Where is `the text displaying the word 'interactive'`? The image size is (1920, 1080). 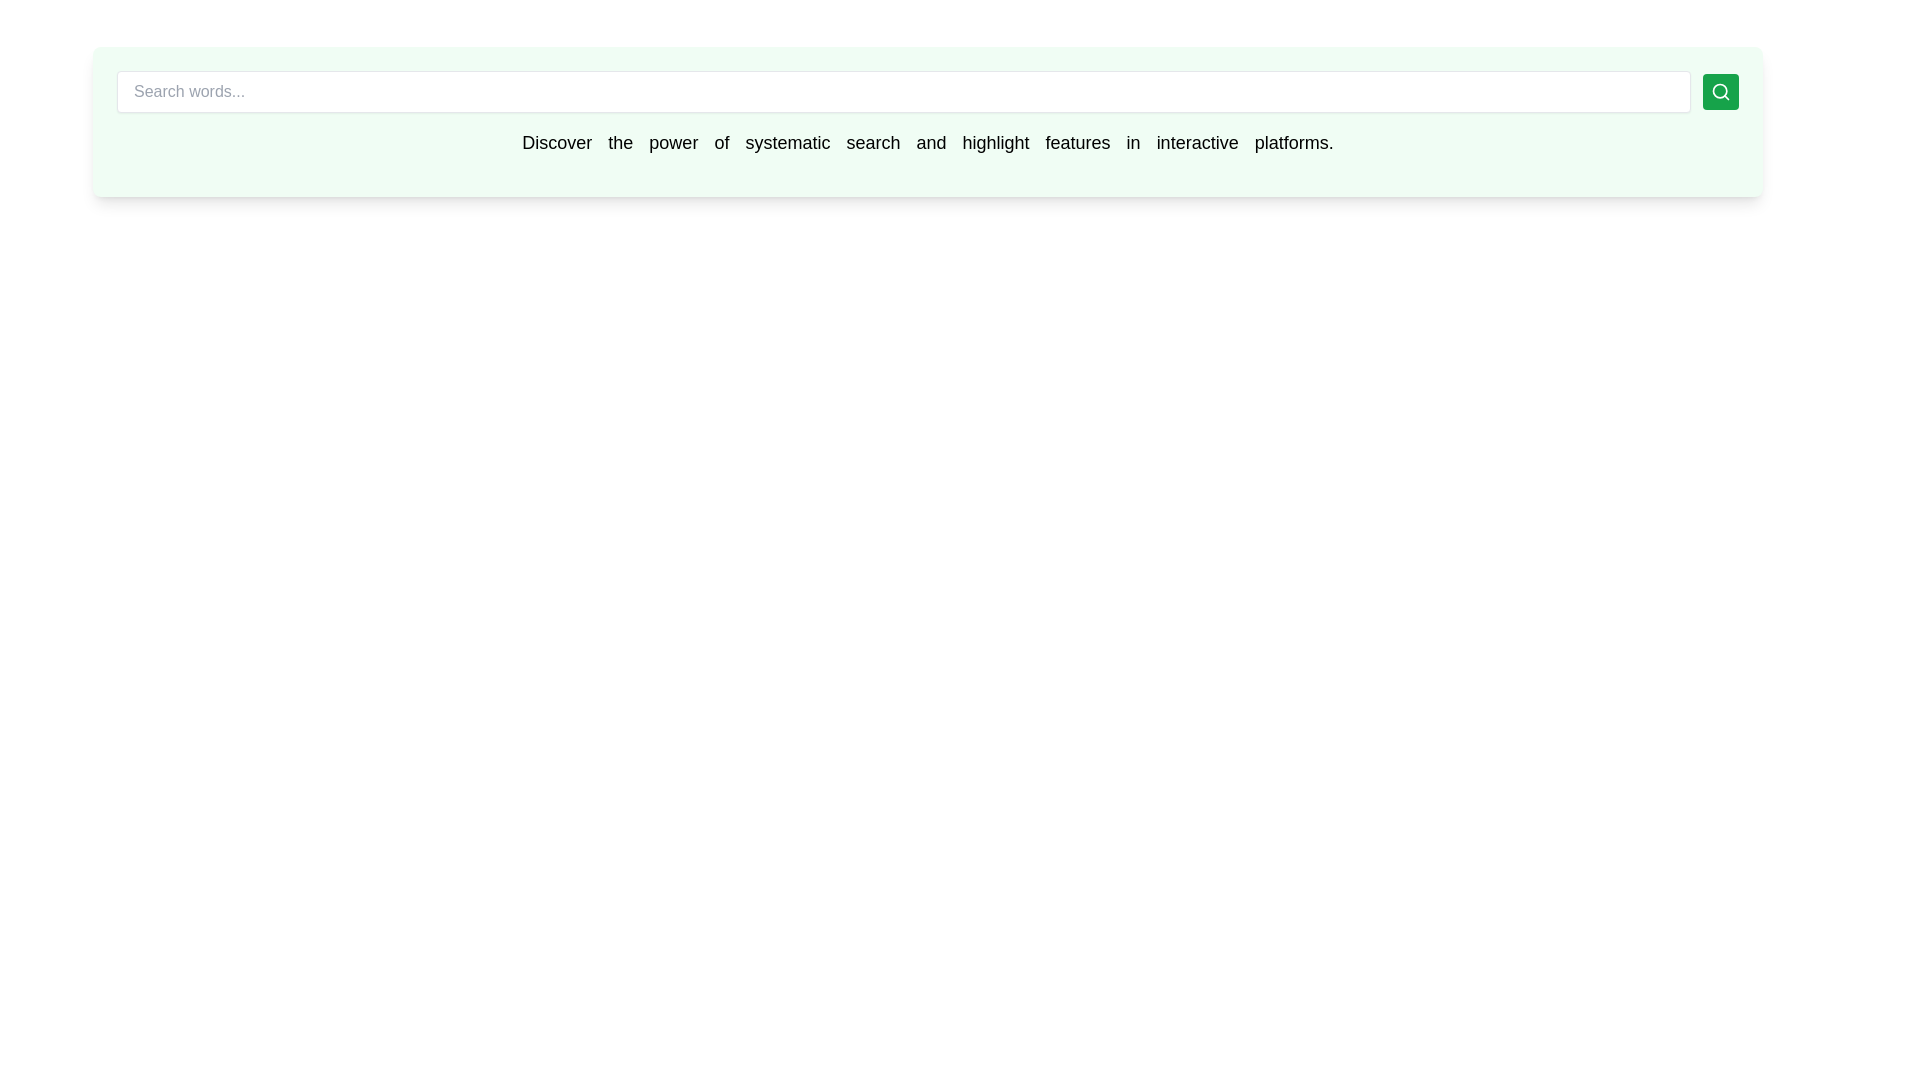
the text displaying the word 'interactive' is located at coordinates (1197, 141).